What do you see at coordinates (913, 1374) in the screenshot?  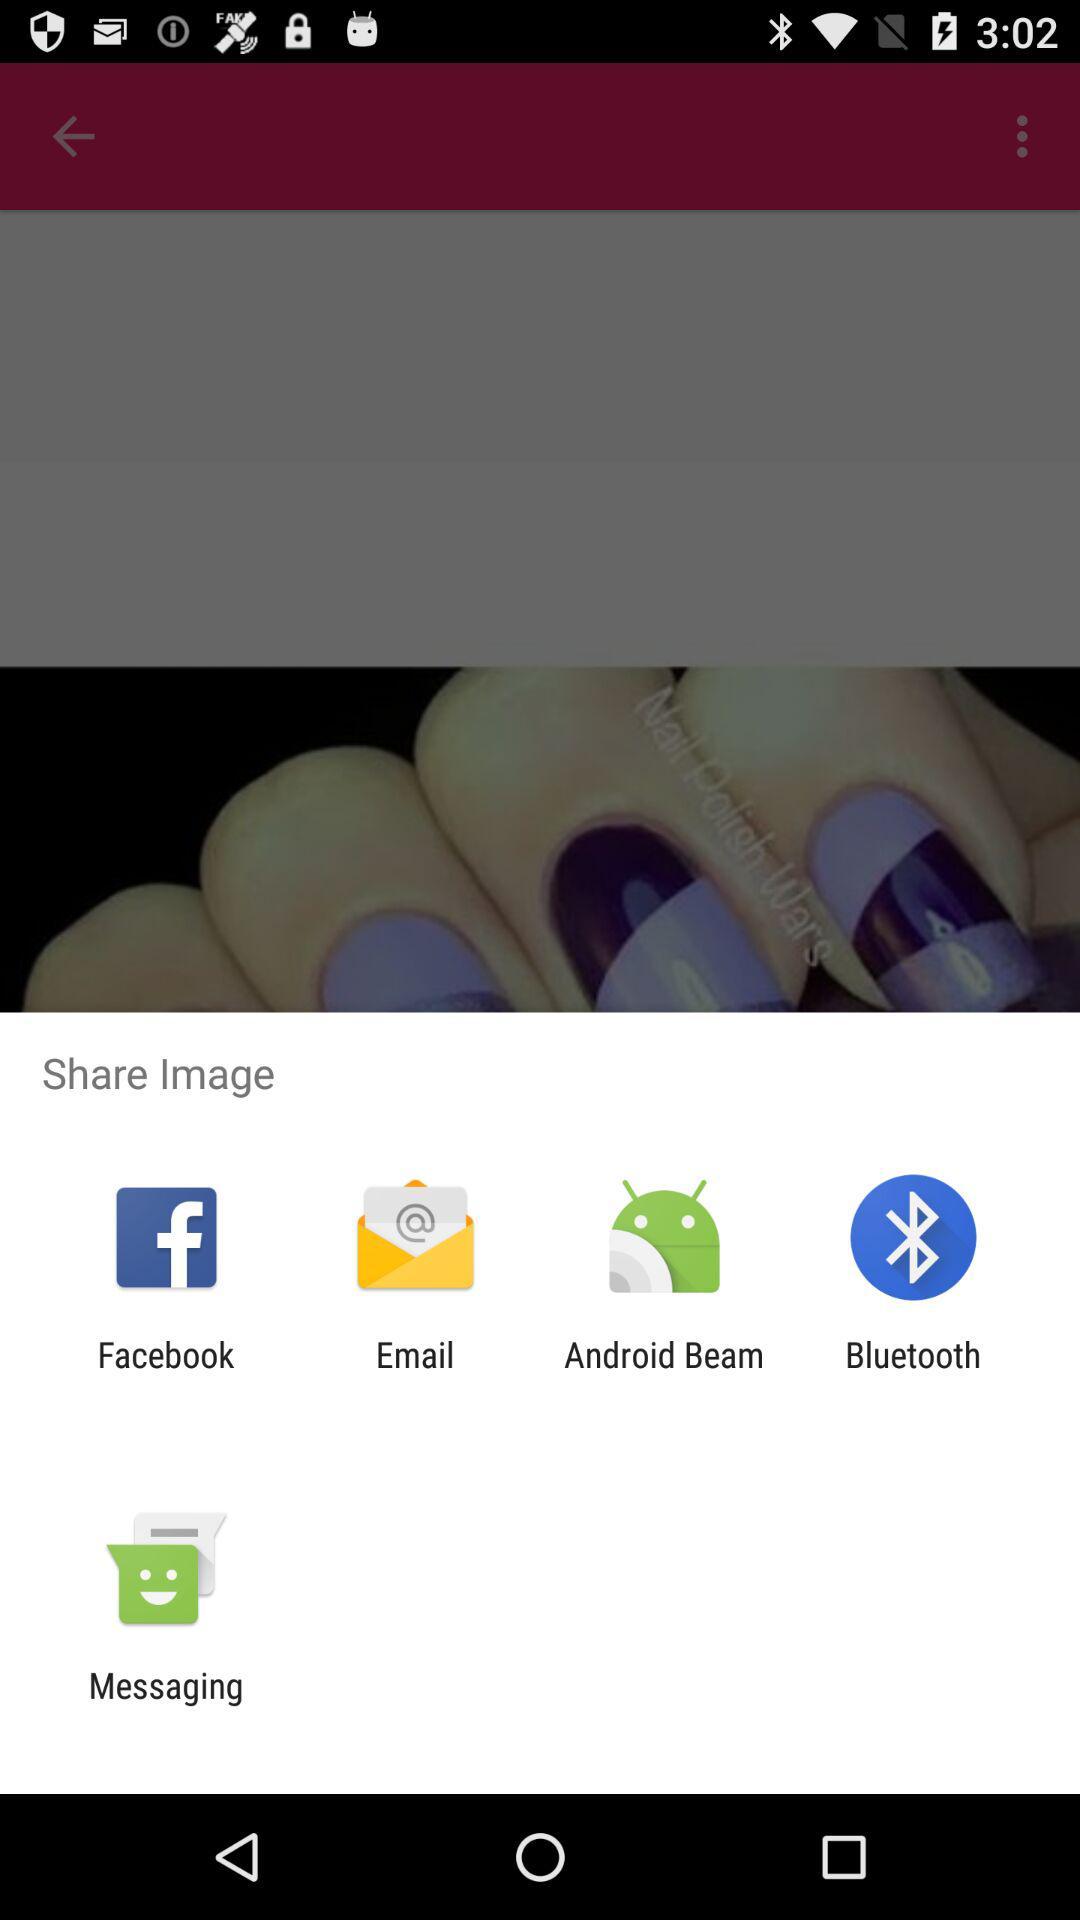 I see `bluetooth at the bottom right corner` at bounding box center [913, 1374].